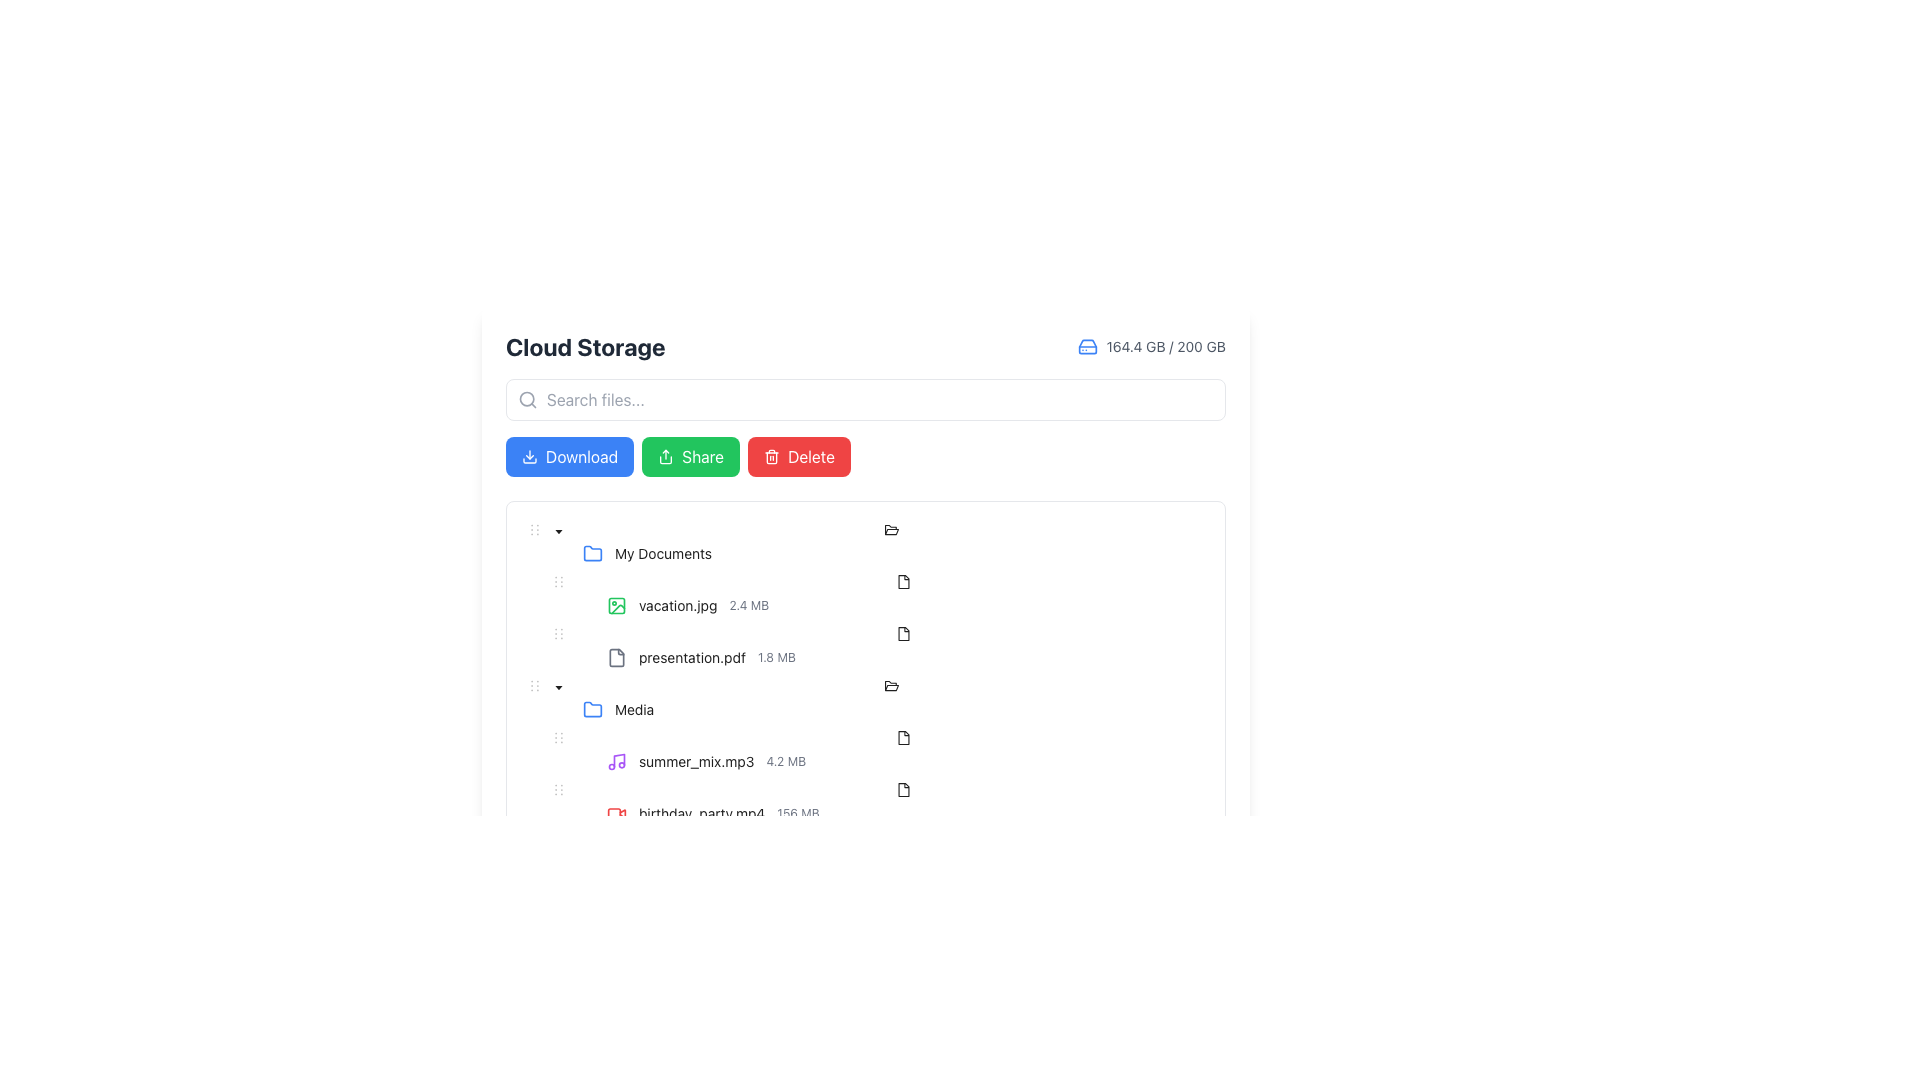 Image resolution: width=1920 pixels, height=1080 pixels. Describe the element at coordinates (902, 604) in the screenshot. I see `the file list item displaying 'vacation.jpg'` at that location.